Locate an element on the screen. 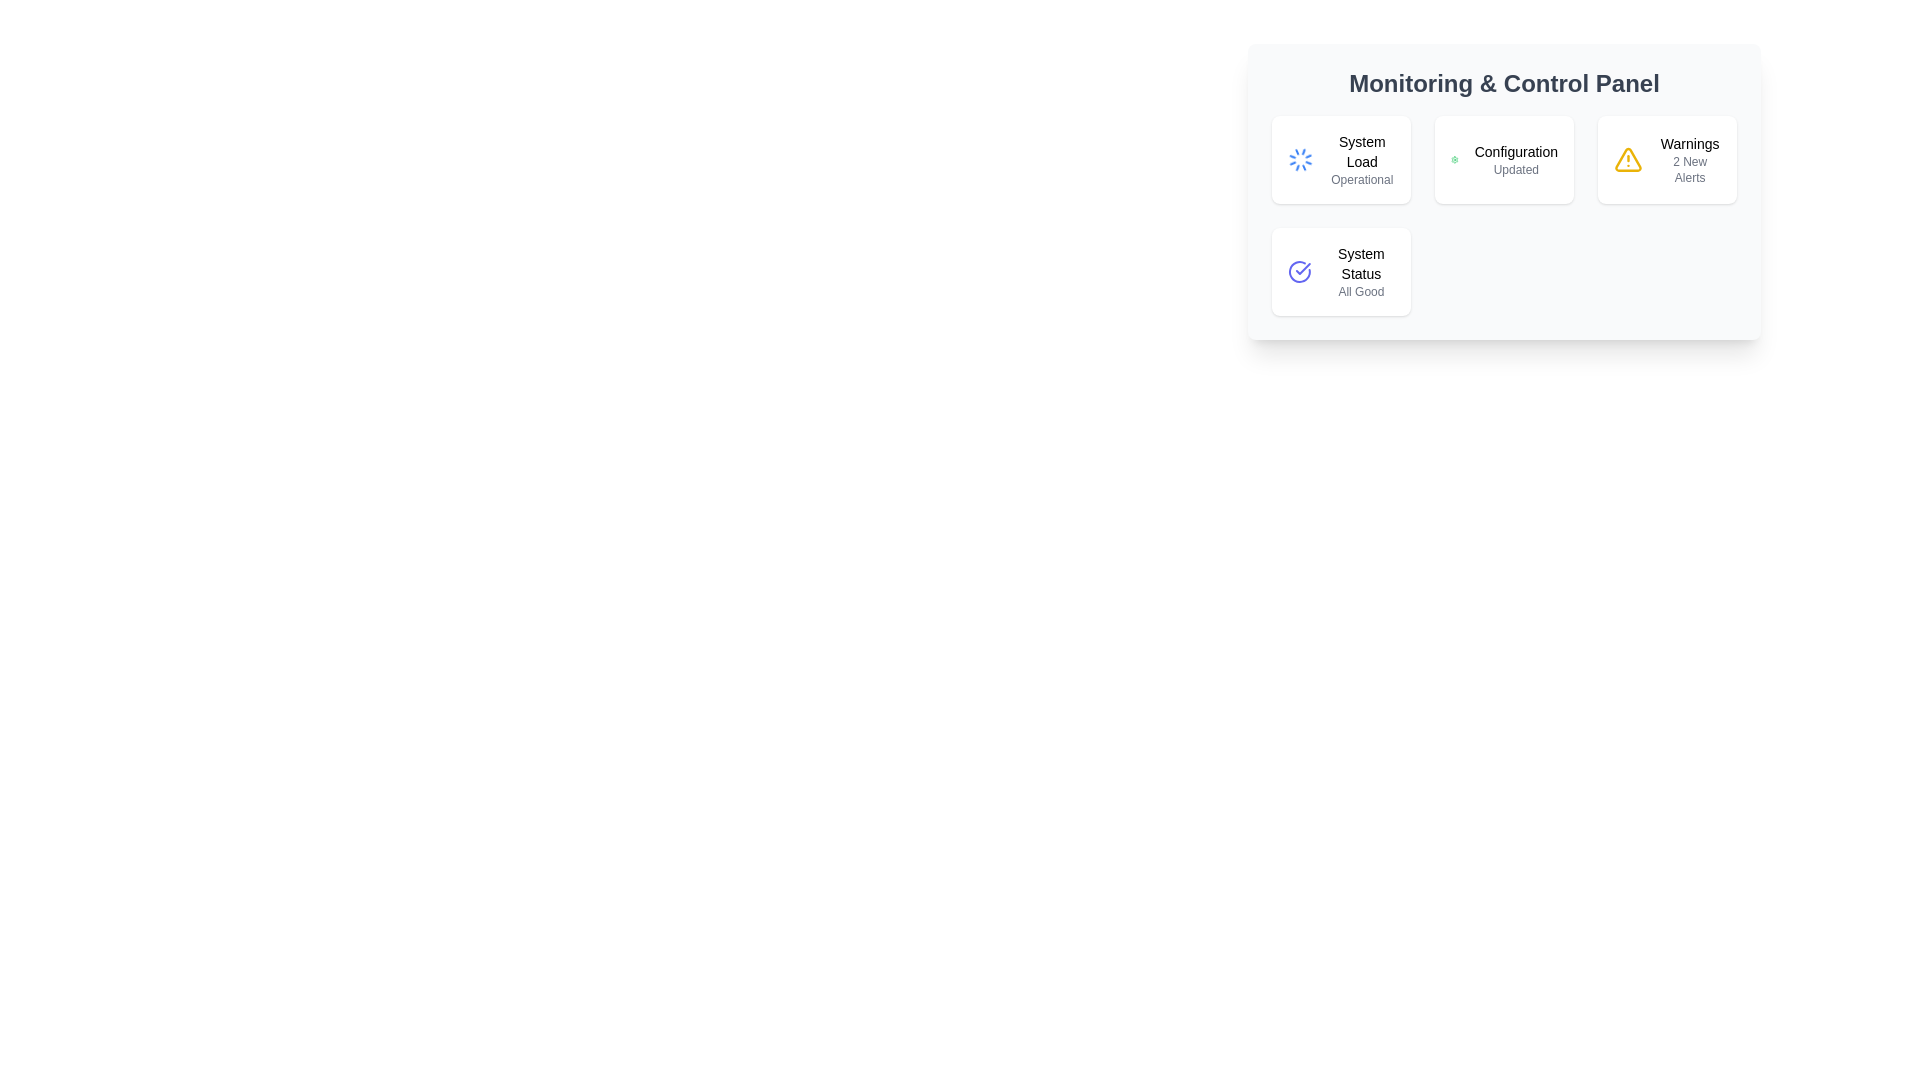 This screenshot has width=1920, height=1080. the Notification card located in the top-right corner of the 'Monitoring & Control Panel', which features a white background, a yellow warning triangle icon, and the text 'Warnings' in bold followed by '2 New Alerts' in gray is located at coordinates (1667, 158).